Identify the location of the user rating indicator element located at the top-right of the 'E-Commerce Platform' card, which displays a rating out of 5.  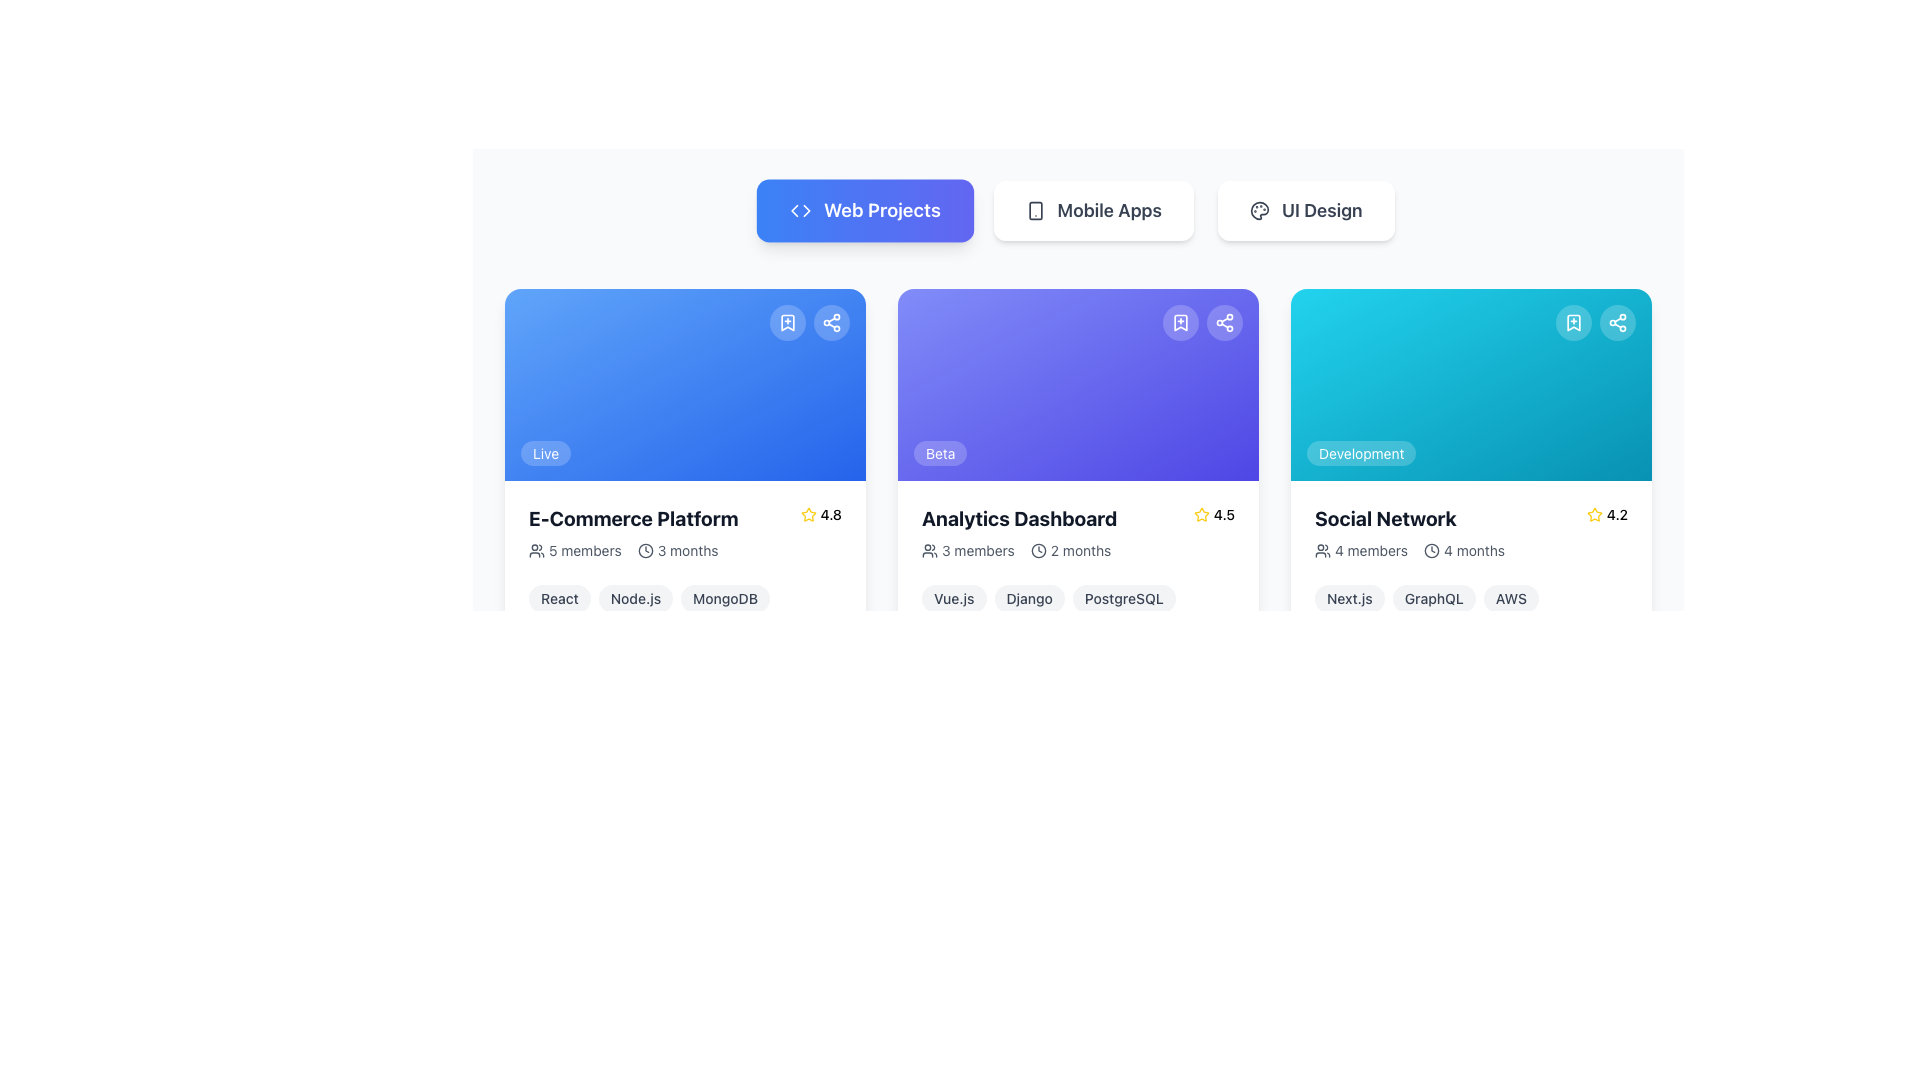
(821, 514).